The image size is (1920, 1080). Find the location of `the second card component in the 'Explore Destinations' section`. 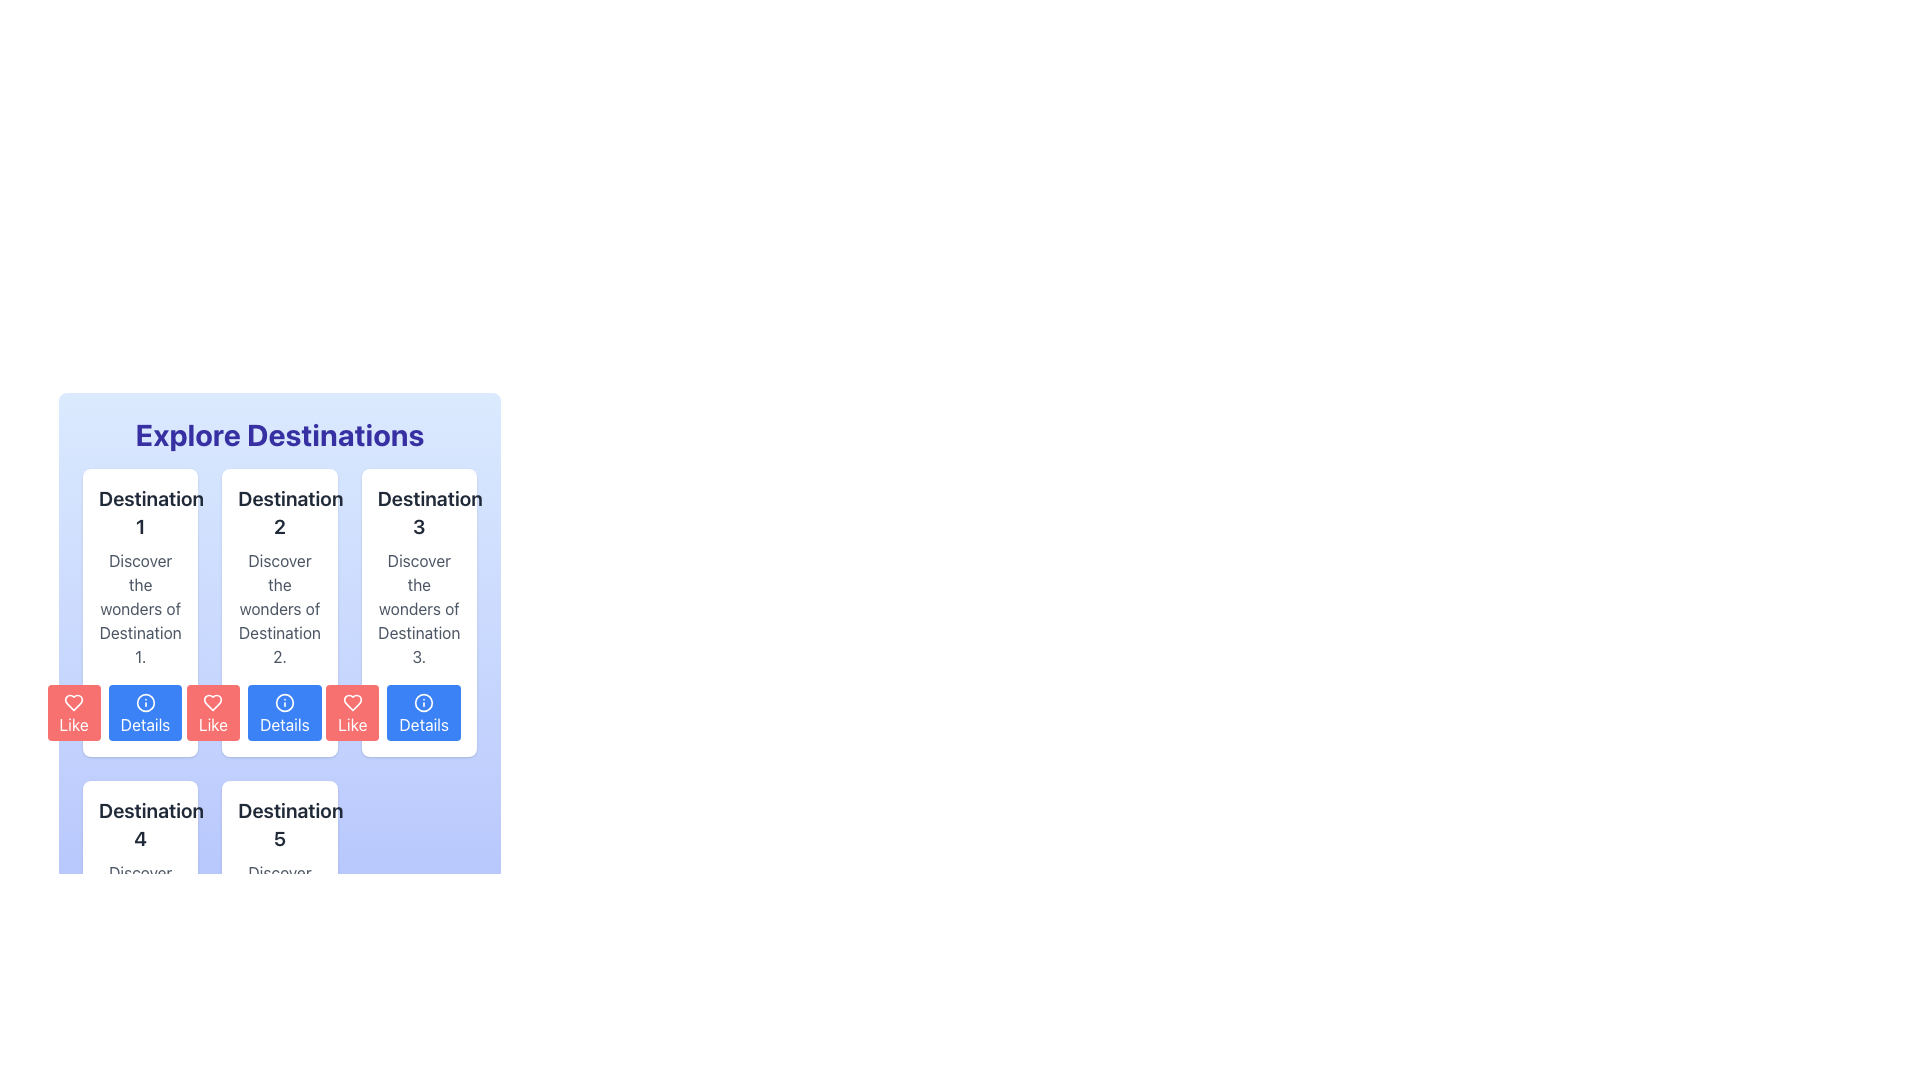

the second card component in the 'Explore Destinations' section is located at coordinates (278, 620).